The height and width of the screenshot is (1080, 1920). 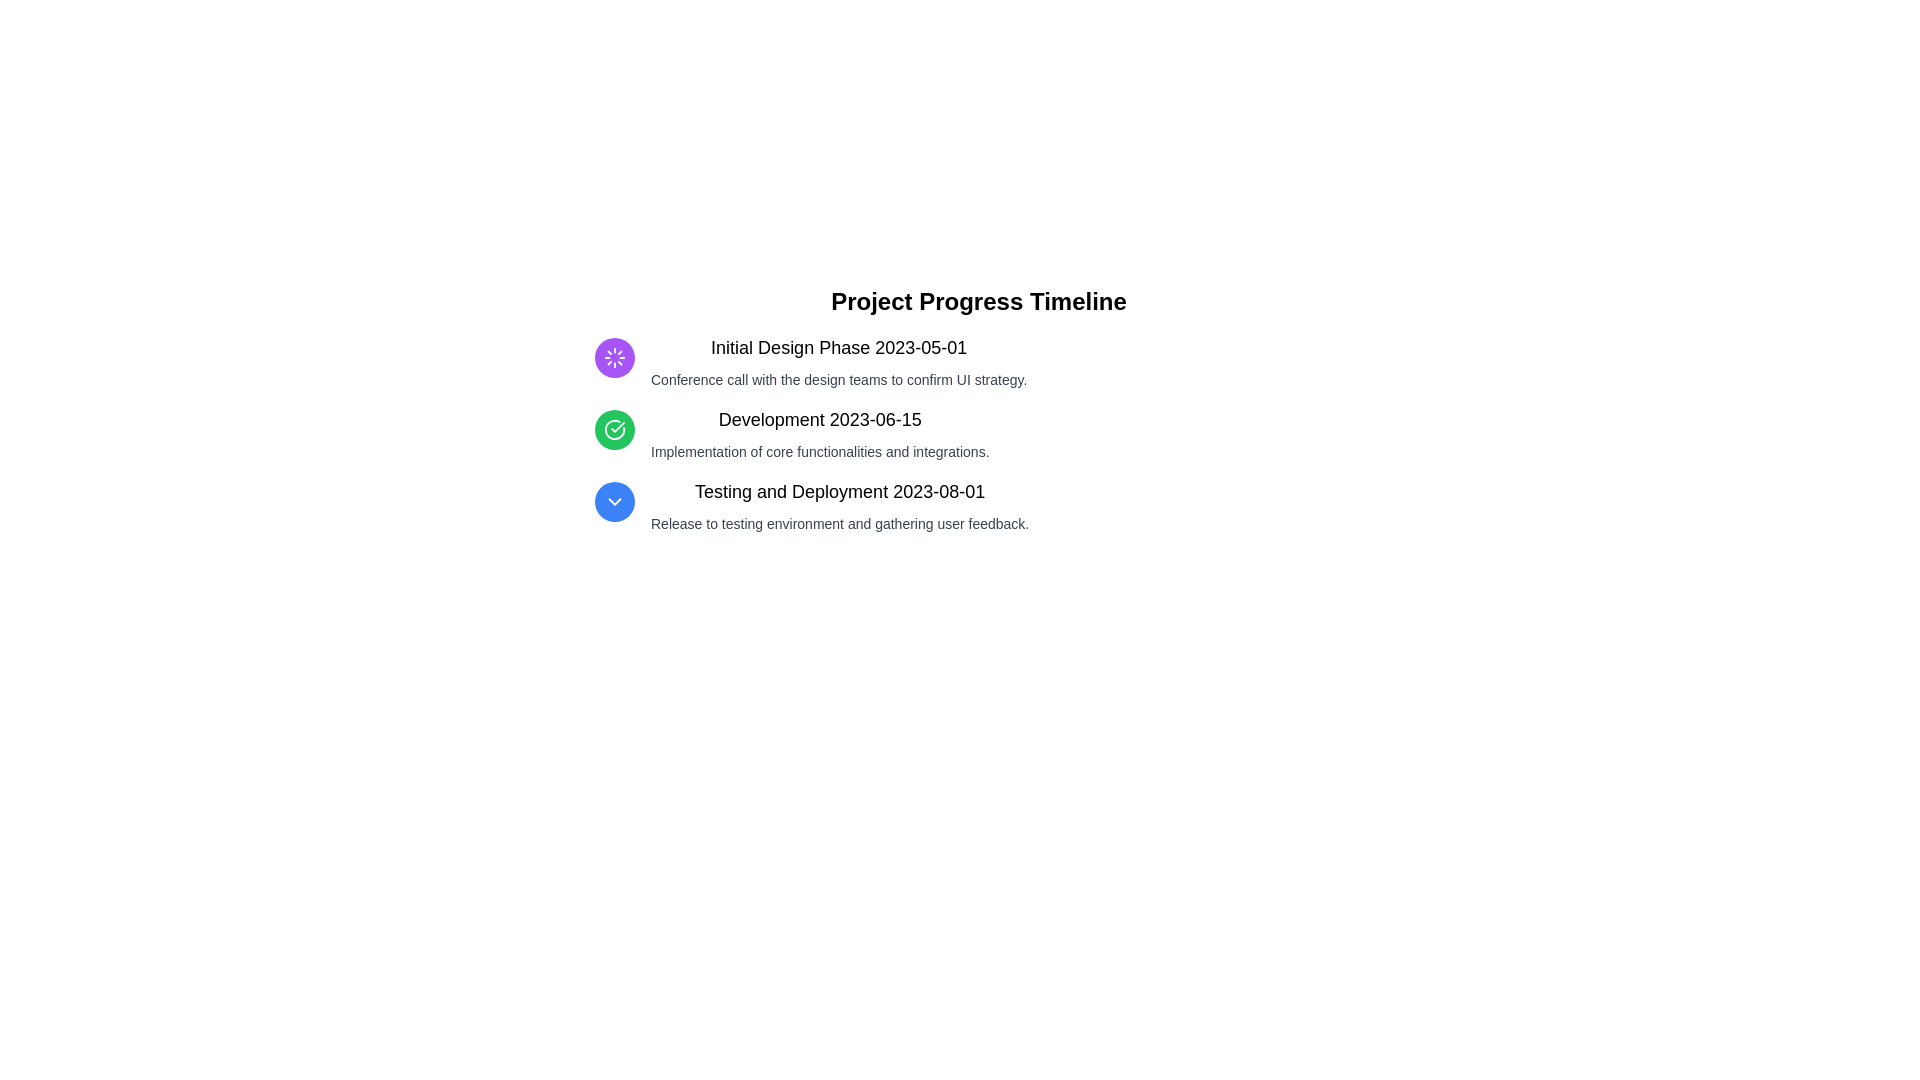 What do you see at coordinates (820, 451) in the screenshot?
I see `the text block displaying 'Implementation of core functionalities and integrations.' located under the heading 'Development 2023-06-15'` at bounding box center [820, 451].